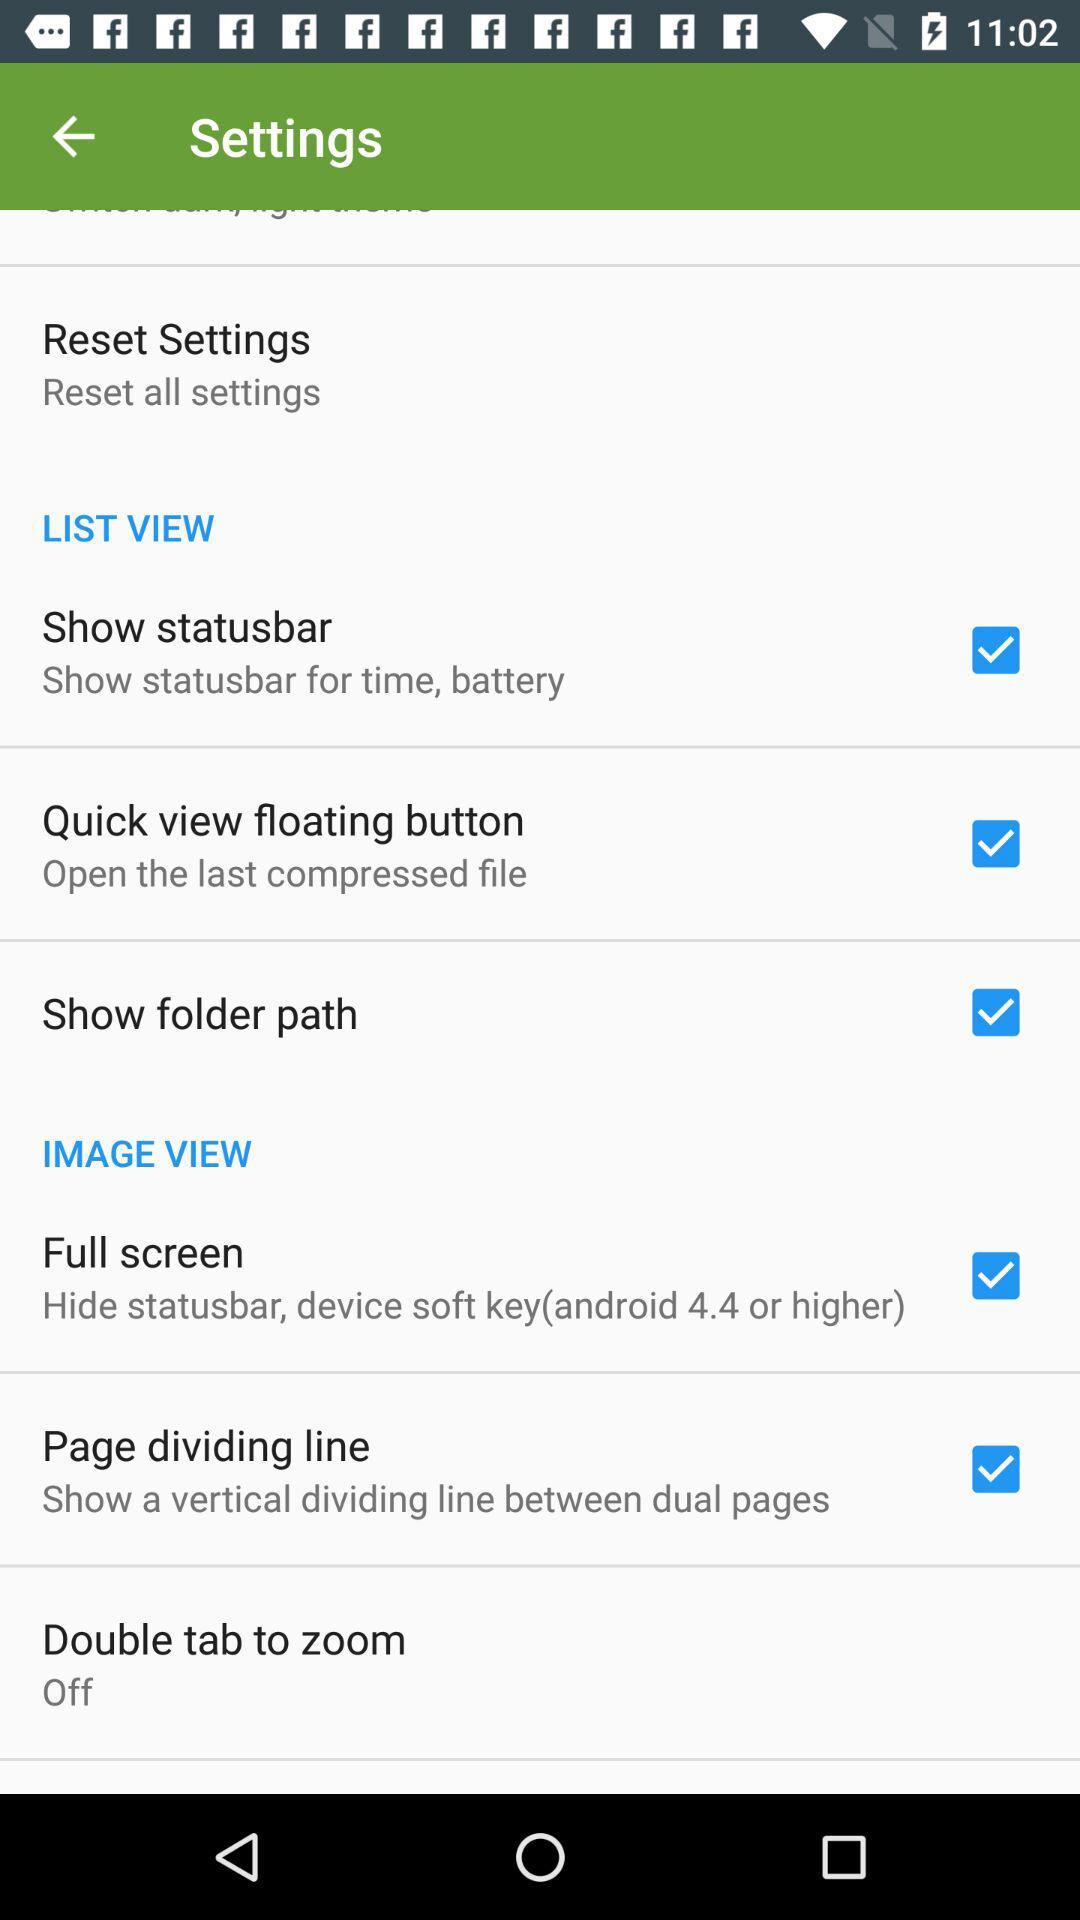  What do you see at coordinates (540, 1131) in the screenshot?
I see `image view icon` at bounding box center [540, 1131].